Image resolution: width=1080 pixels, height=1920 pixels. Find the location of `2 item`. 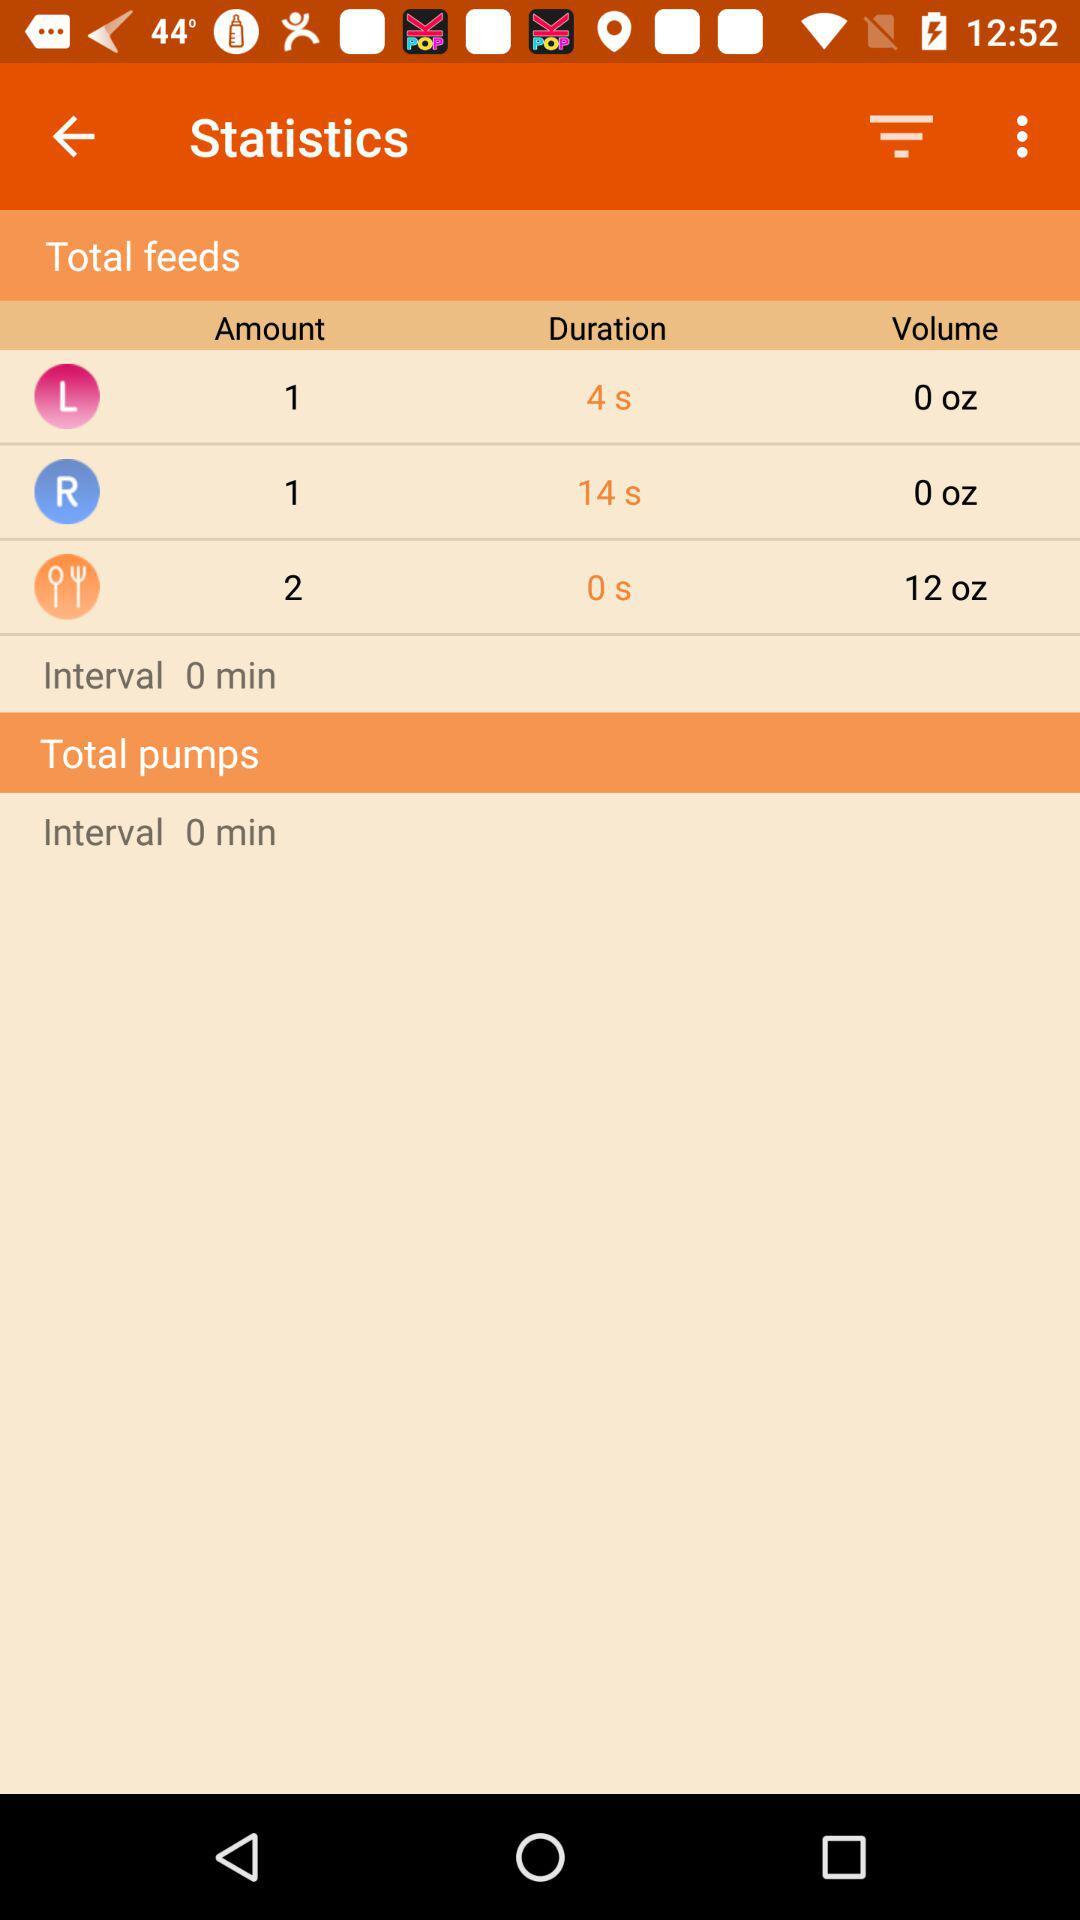

2 item is located at coordinates (293, 585).